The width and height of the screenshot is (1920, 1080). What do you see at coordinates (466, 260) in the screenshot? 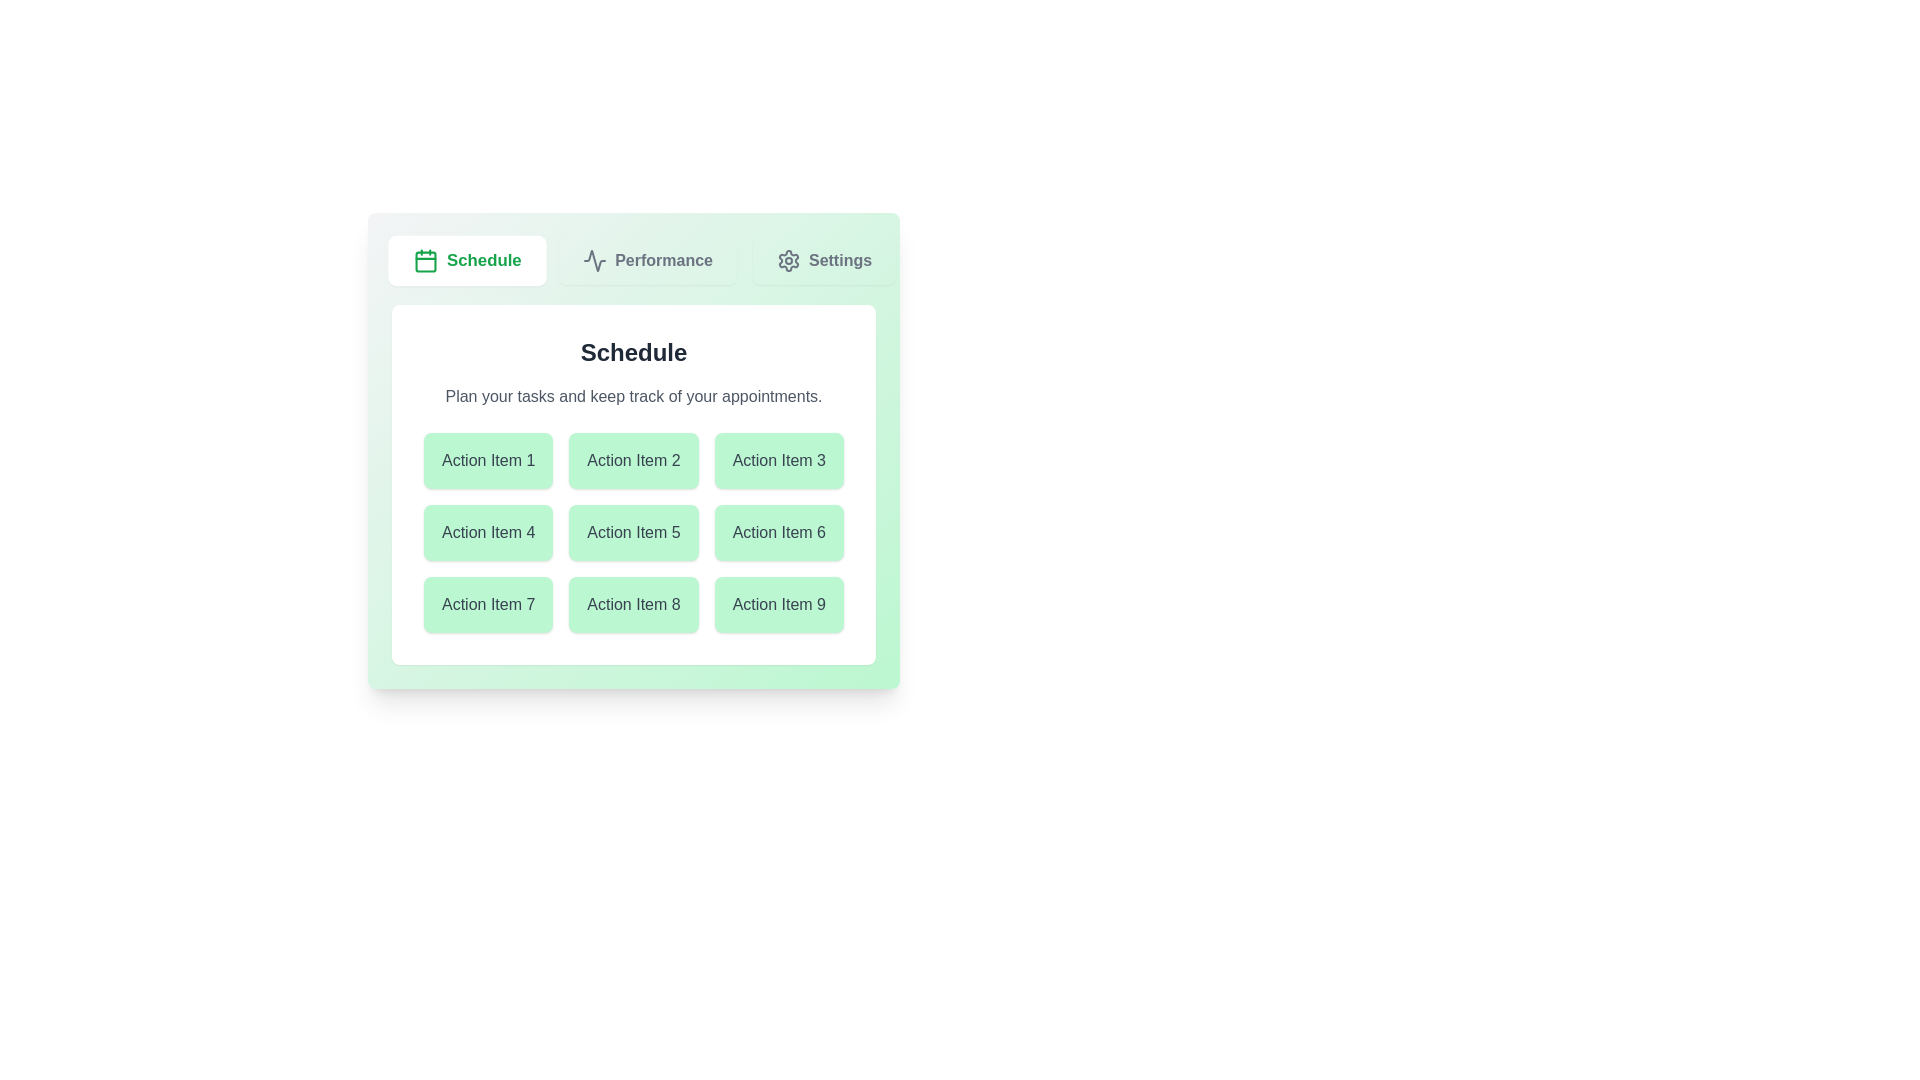
I see `the tab labeled Schedule to preview its hover effect` at bounding box center [466, 260].